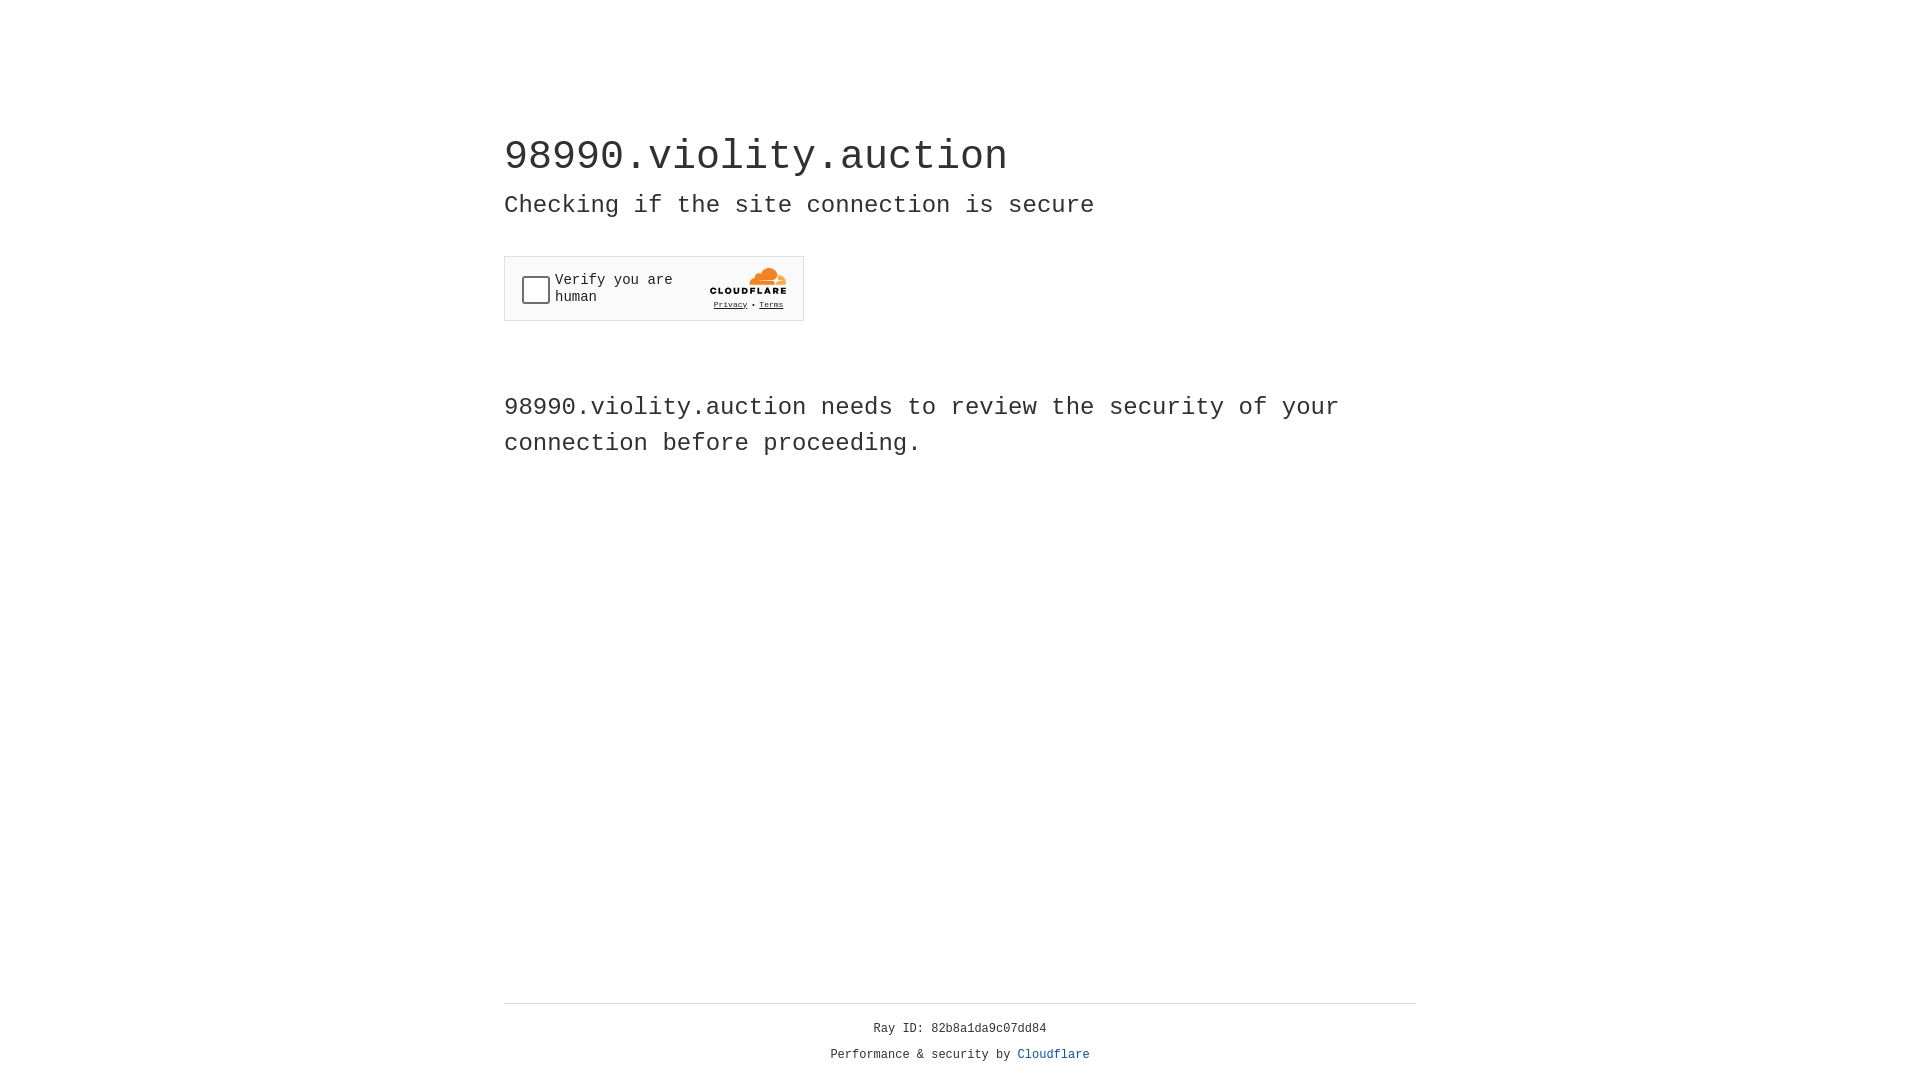  I want to click on 'Cloudflare', so click(1053, 1054).